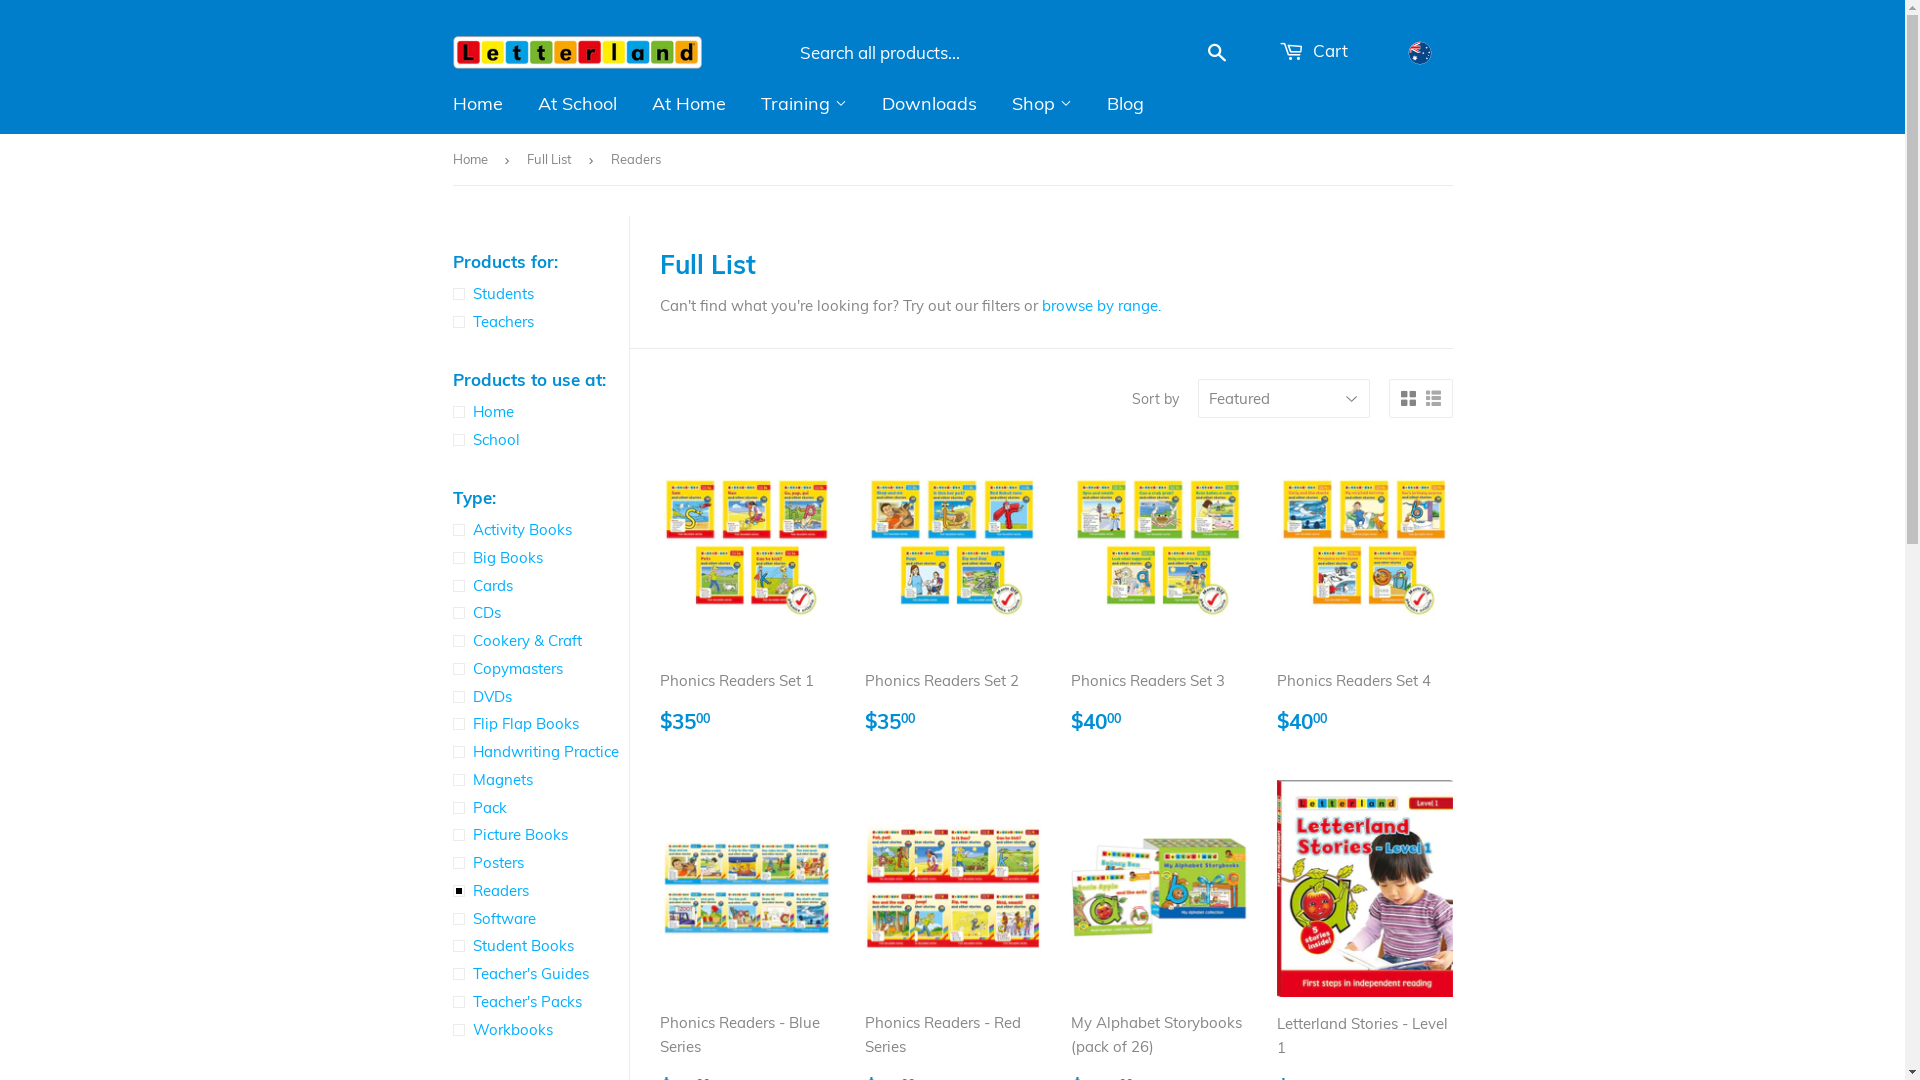 The image size is (1920, 1080). I want to click on 'Software', so click(450, 918).